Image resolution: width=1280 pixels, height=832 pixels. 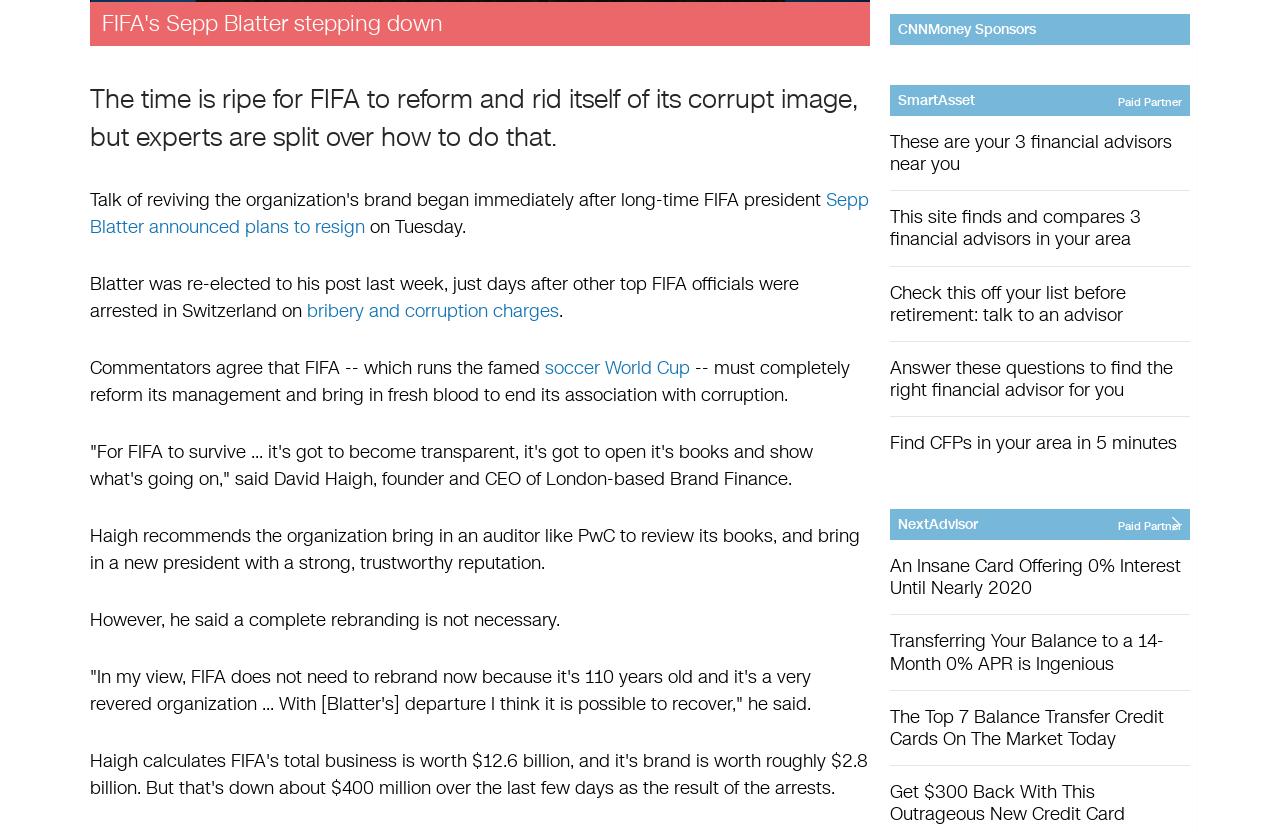 I want to click on 'Sepp Blatter announced plans to resign', so click(x=478, y=213).